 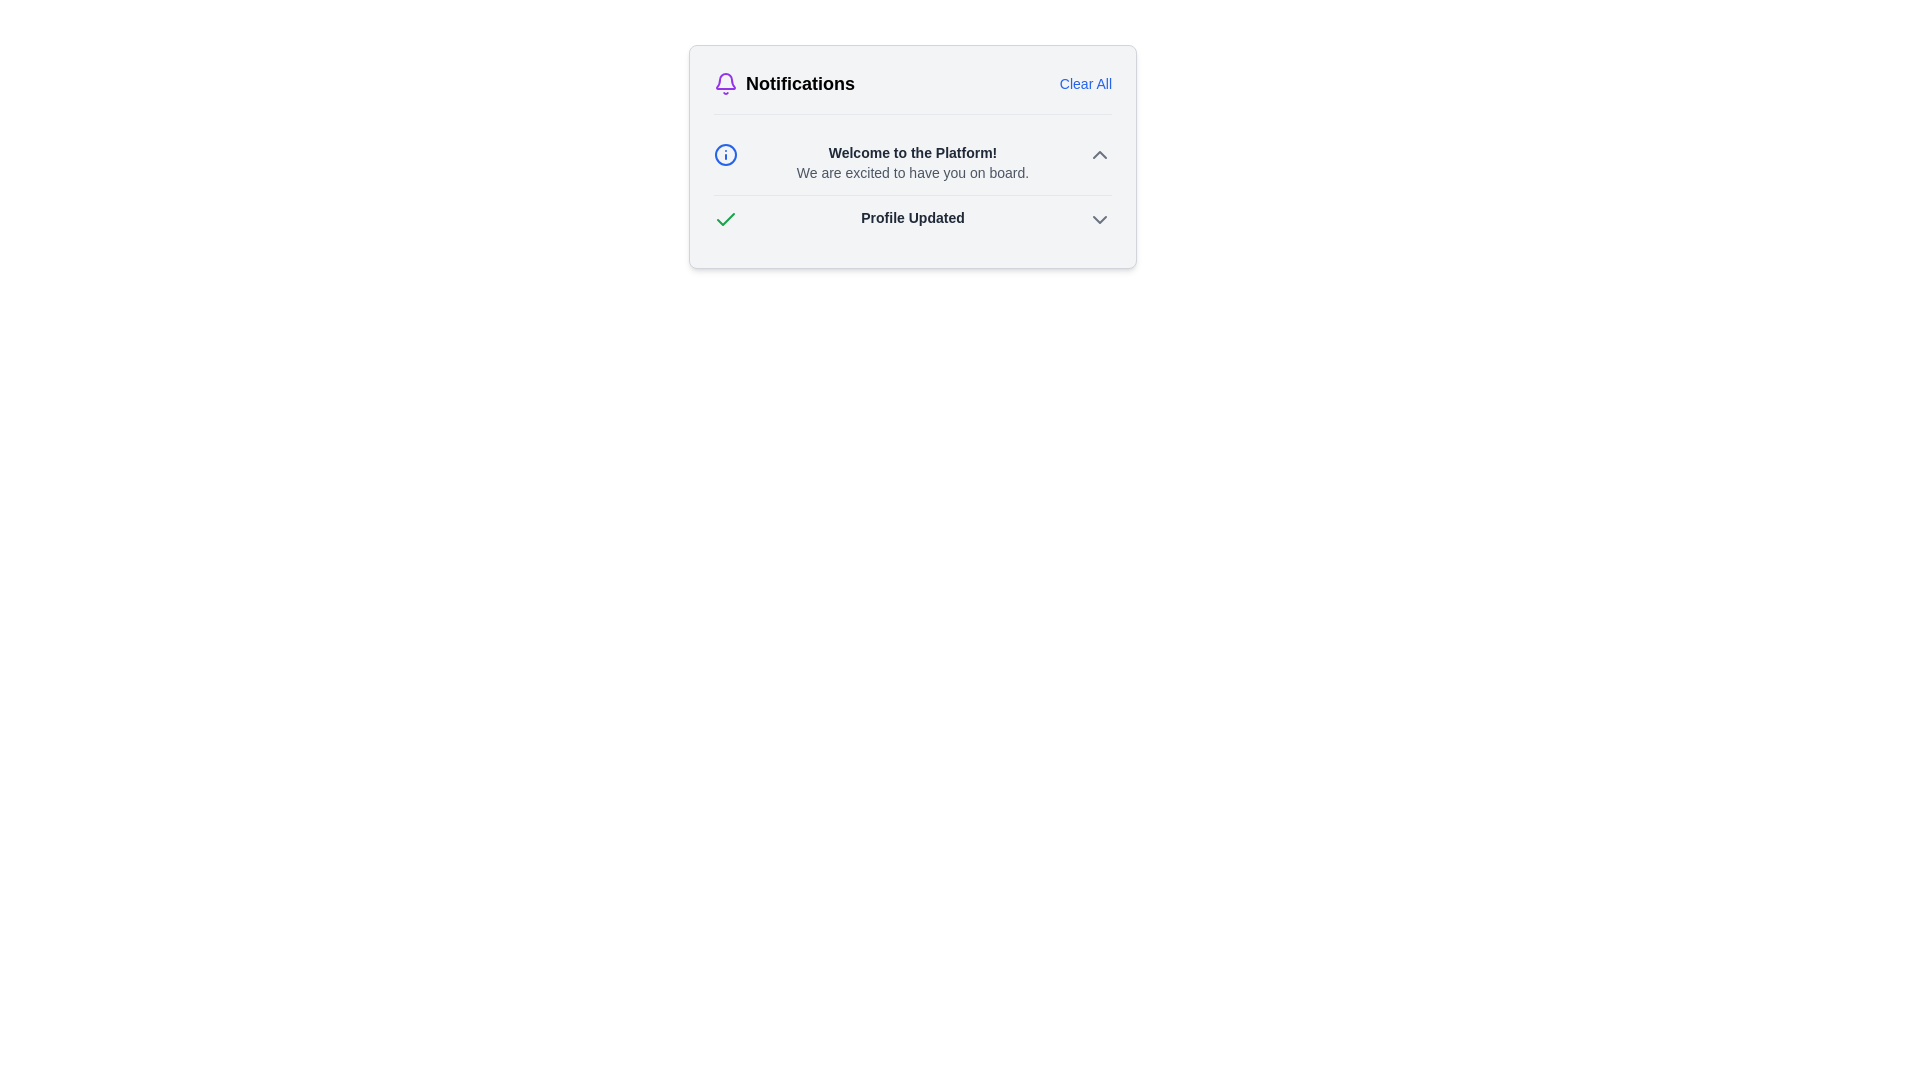 I want to click on the downward-facing chevron icon button located at the far right of the 'Profile Updated' notification row, so click(x=1098, y=219).